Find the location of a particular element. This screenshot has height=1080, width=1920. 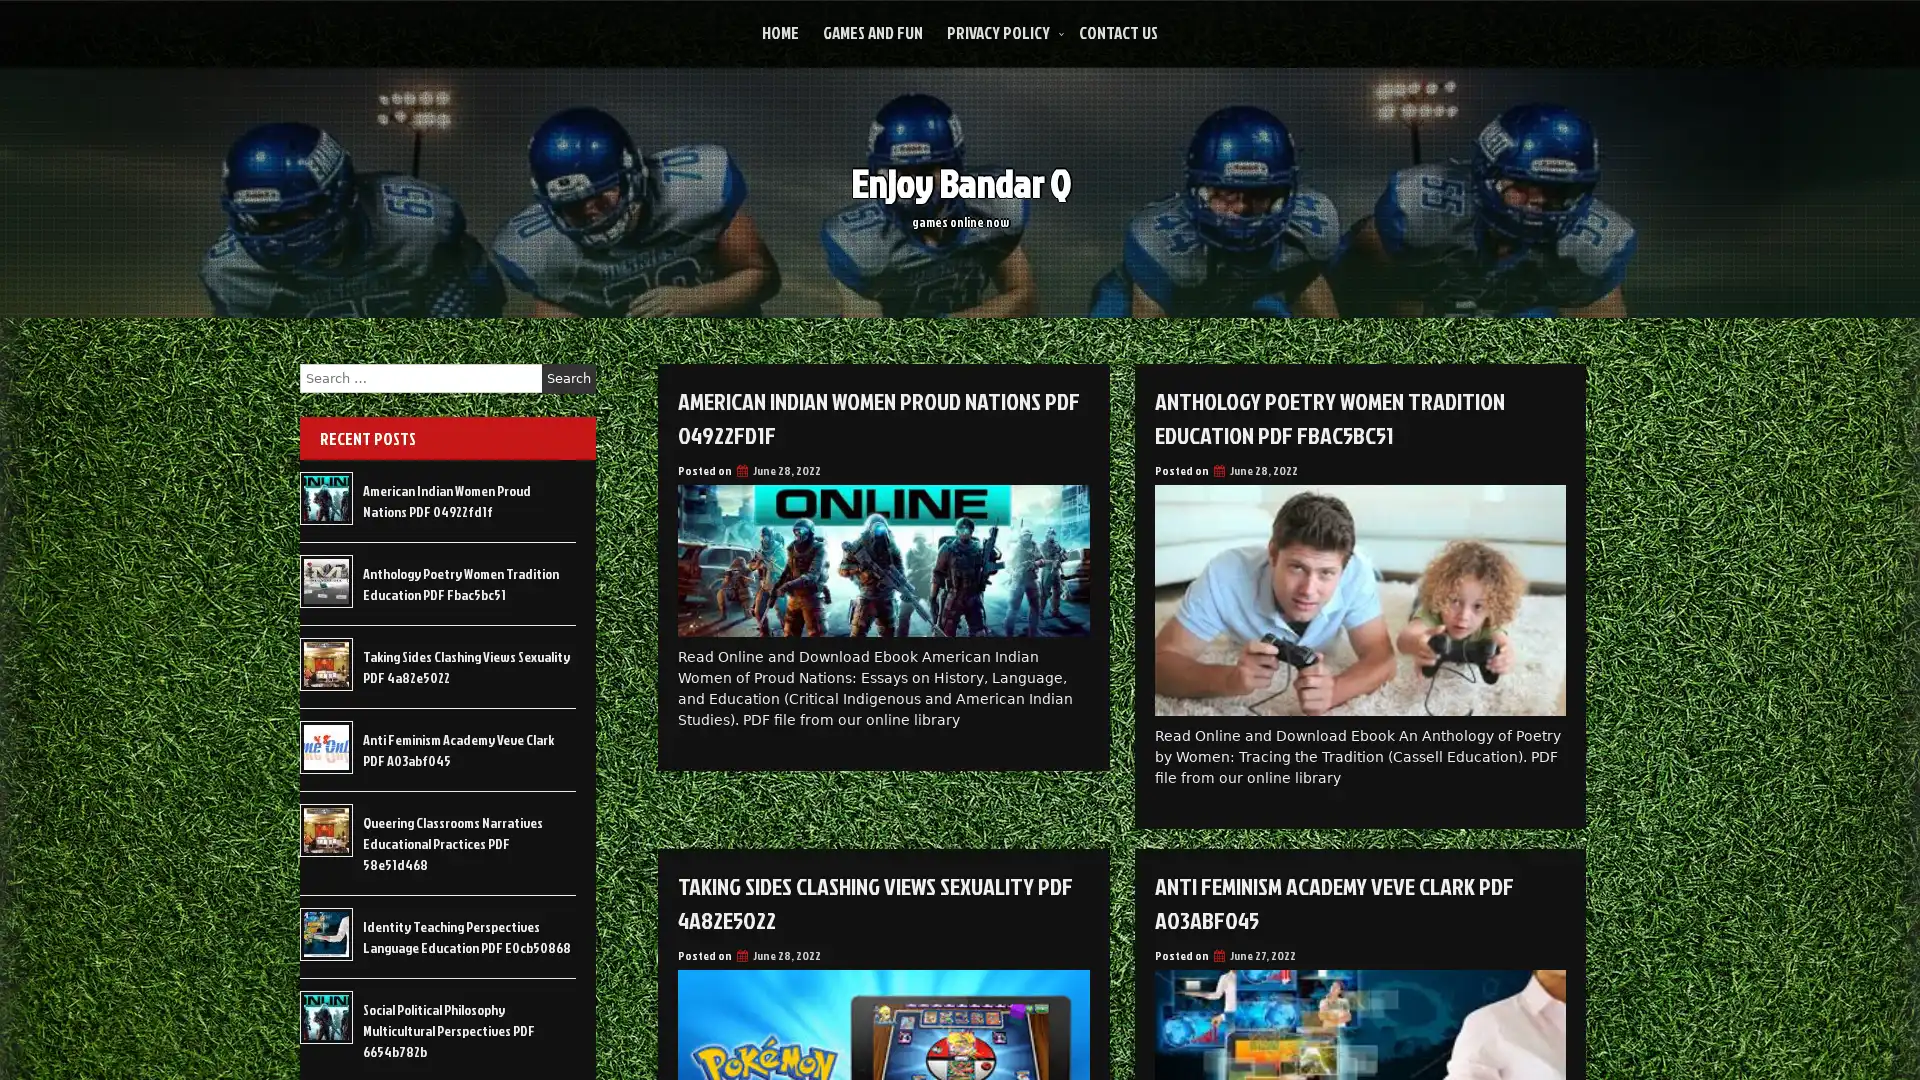

Search is located at coordinates (568, 378).